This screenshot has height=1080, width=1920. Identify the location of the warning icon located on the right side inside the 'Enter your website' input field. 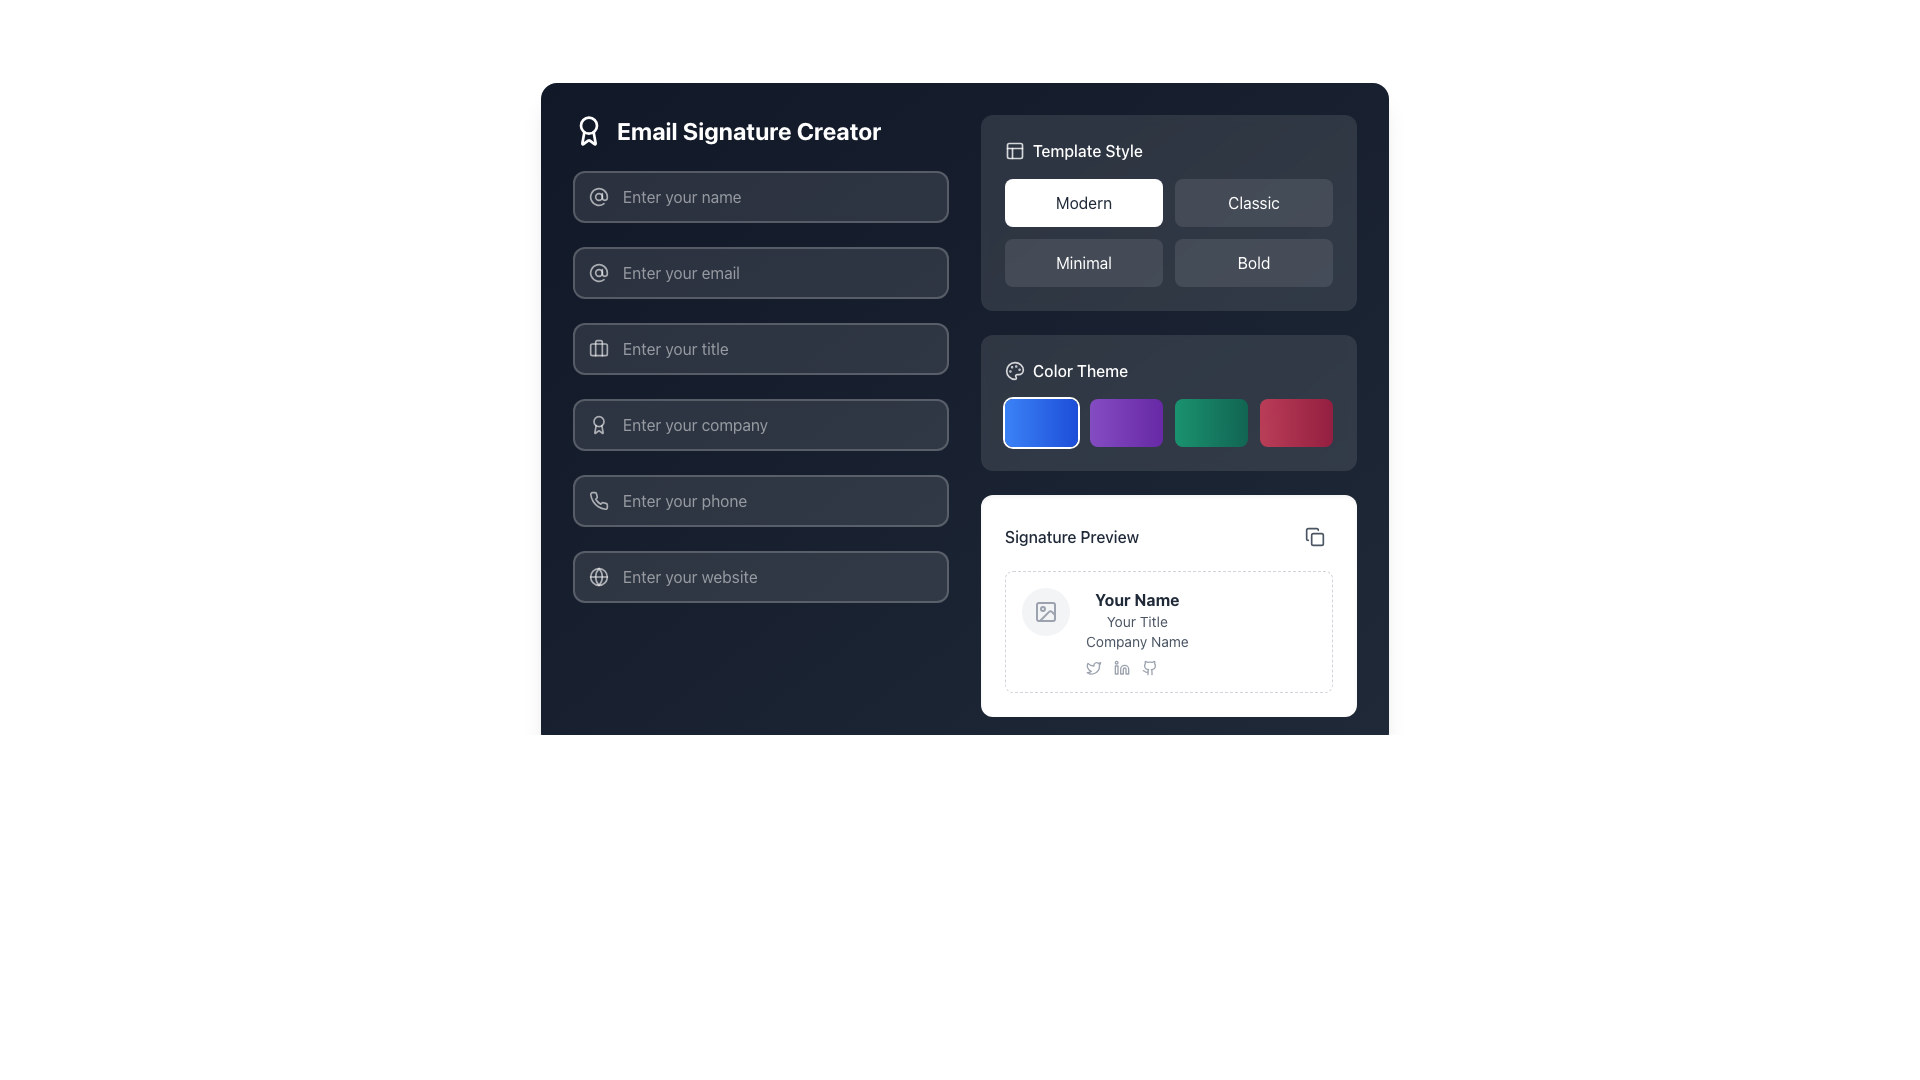
(856, 592).